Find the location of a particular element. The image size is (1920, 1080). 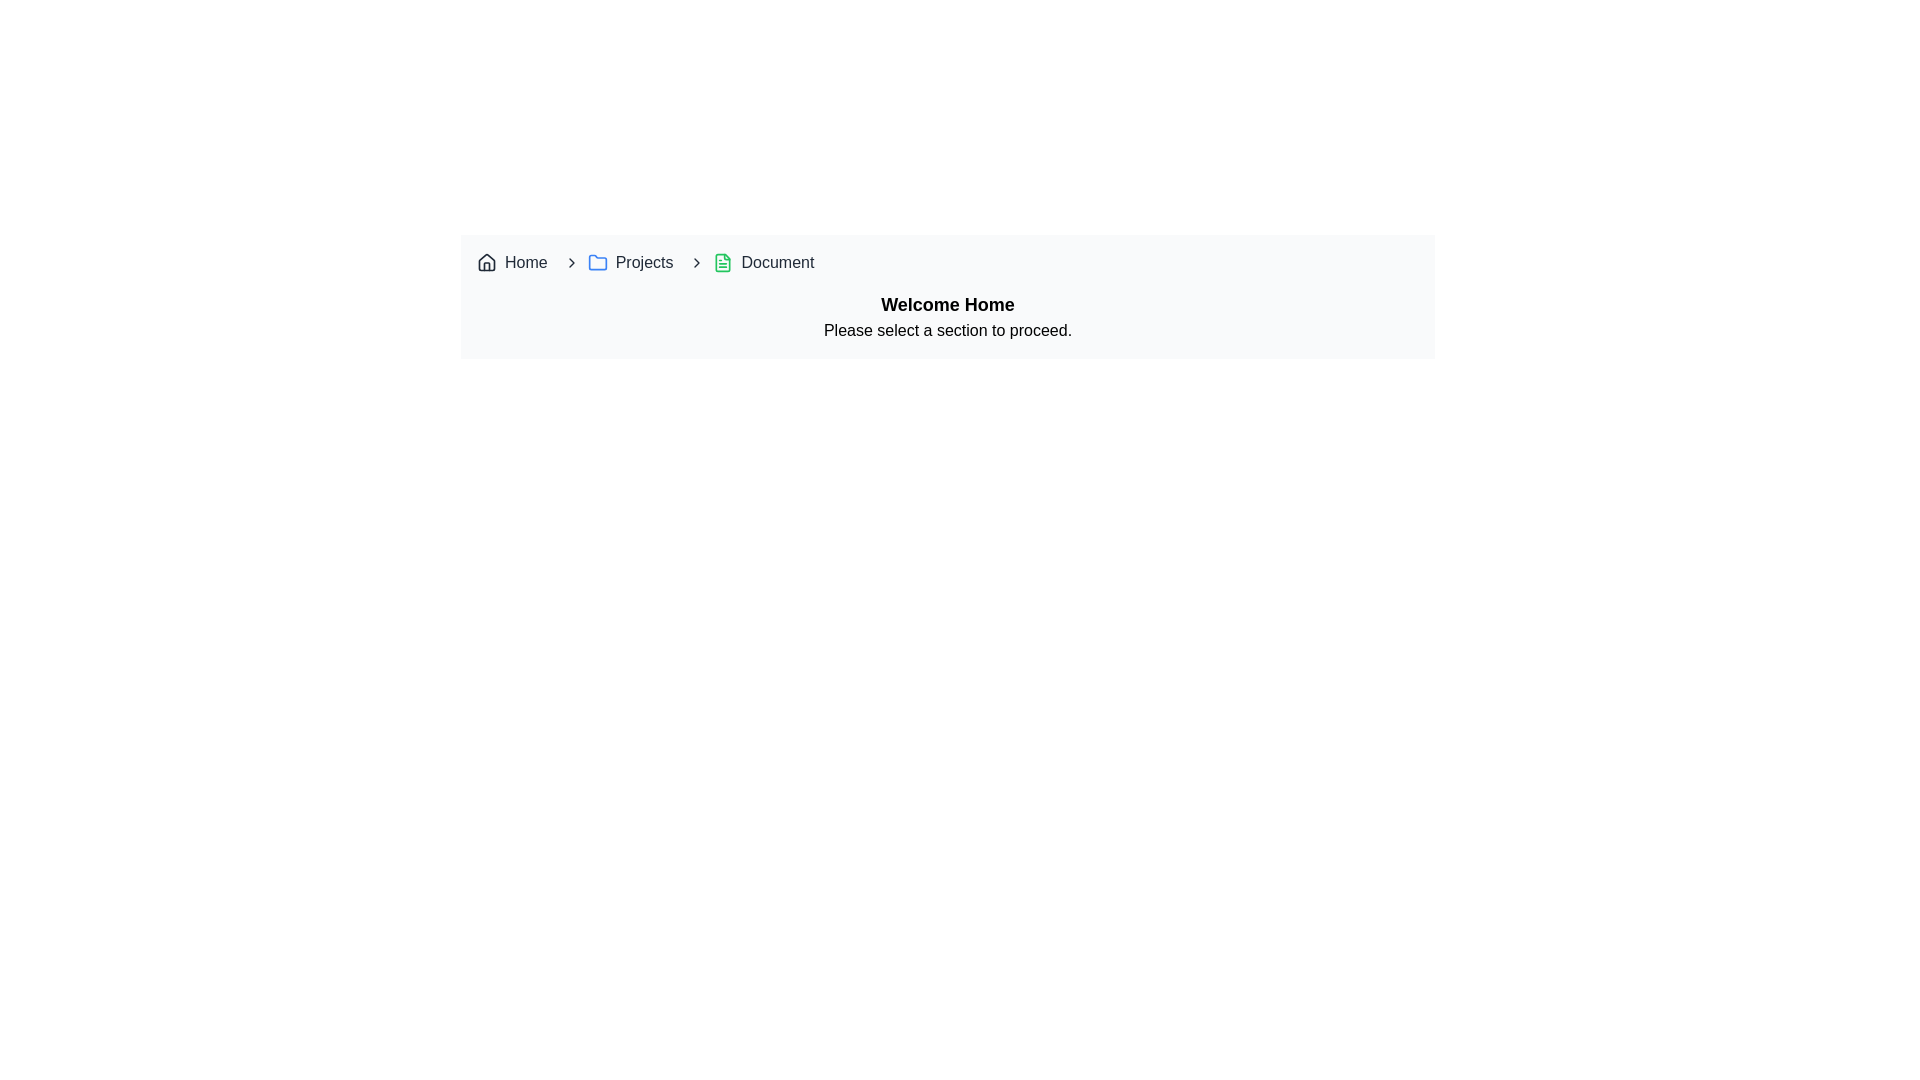

the Static Text Display element that provides a textual introduction or welcome message, located below the breadcrumb navigation bar with a gray background is located at coordinates (947, 315).